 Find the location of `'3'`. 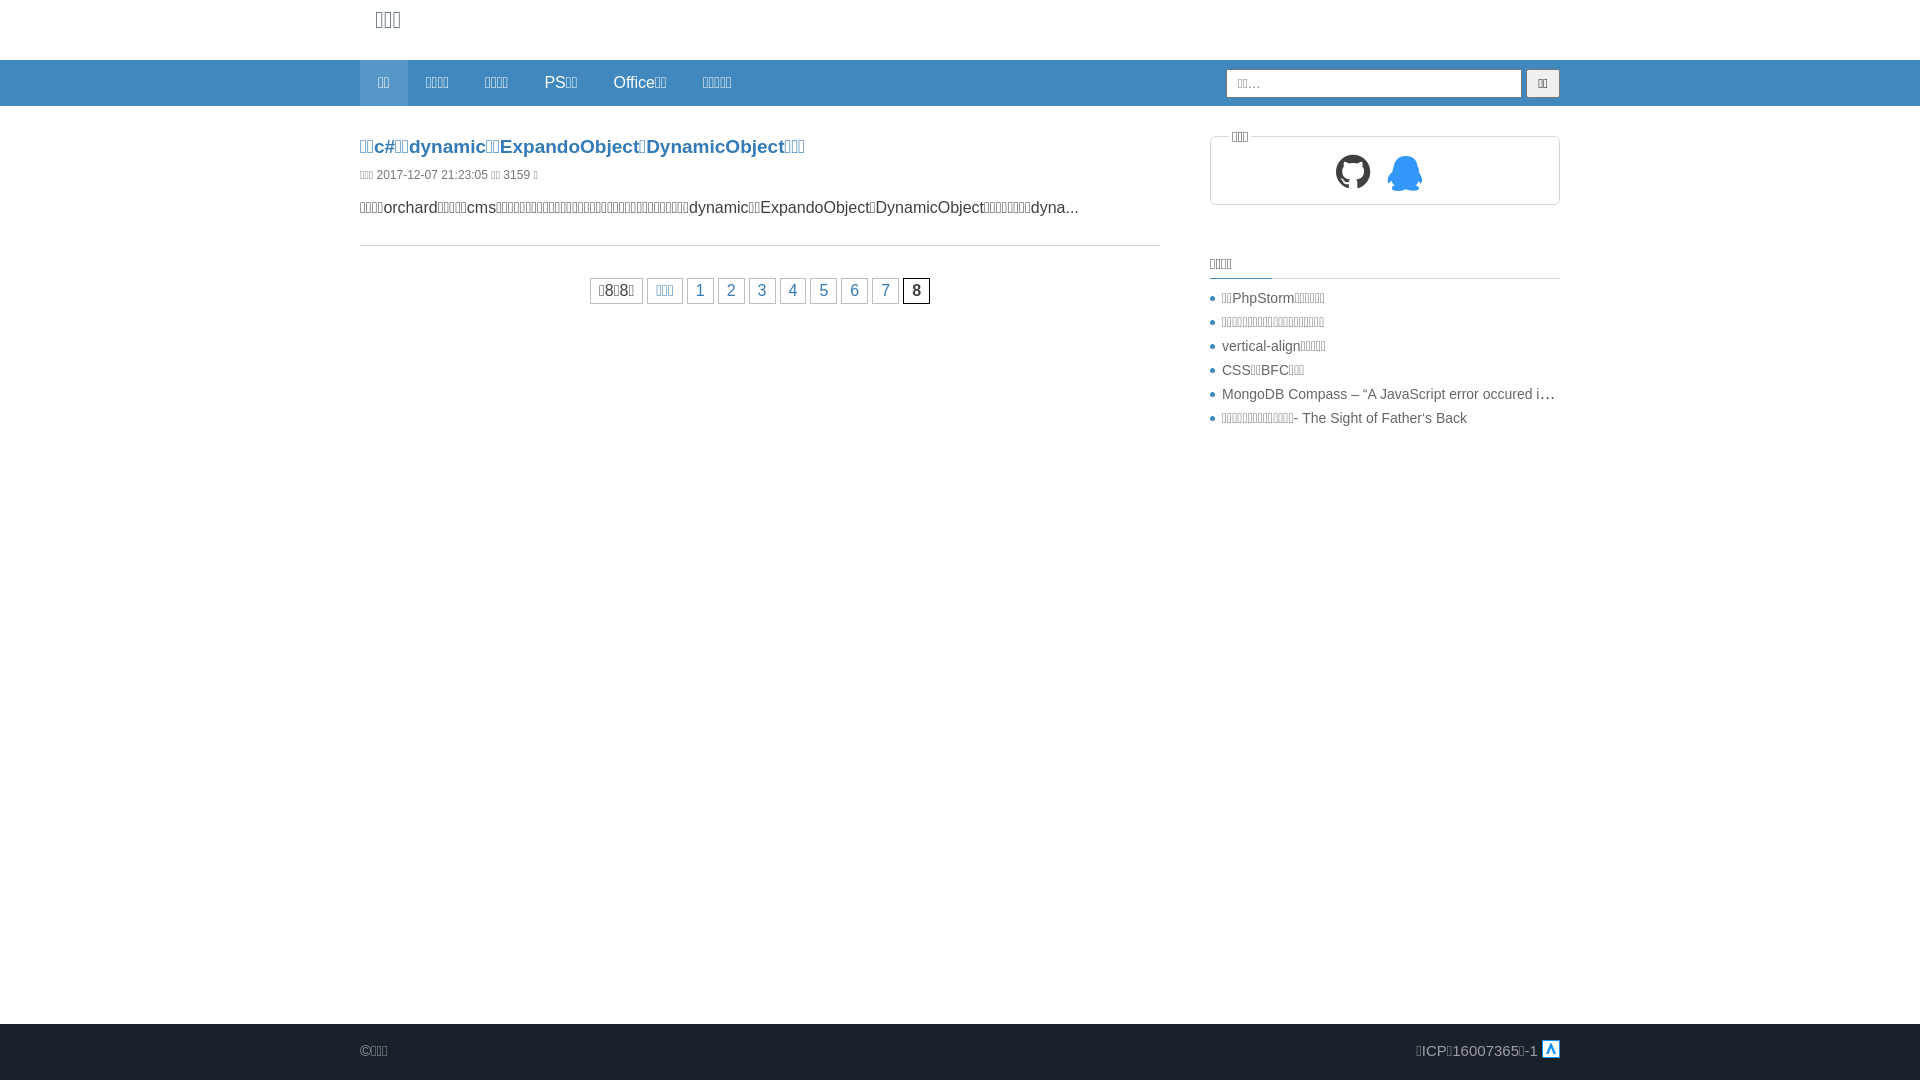

'3' is located at coordinates (761, 290).